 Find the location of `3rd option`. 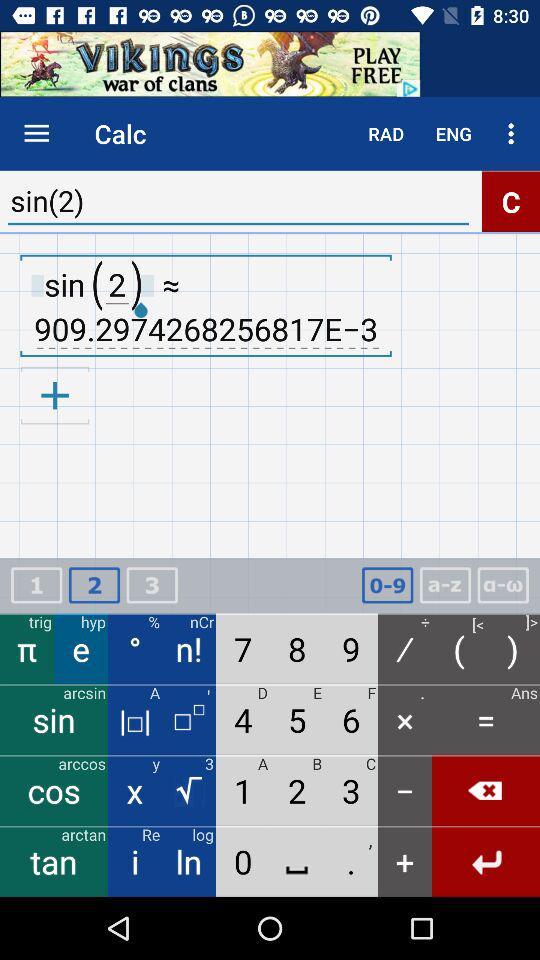

3rd option is located at coordinates (151, 585).